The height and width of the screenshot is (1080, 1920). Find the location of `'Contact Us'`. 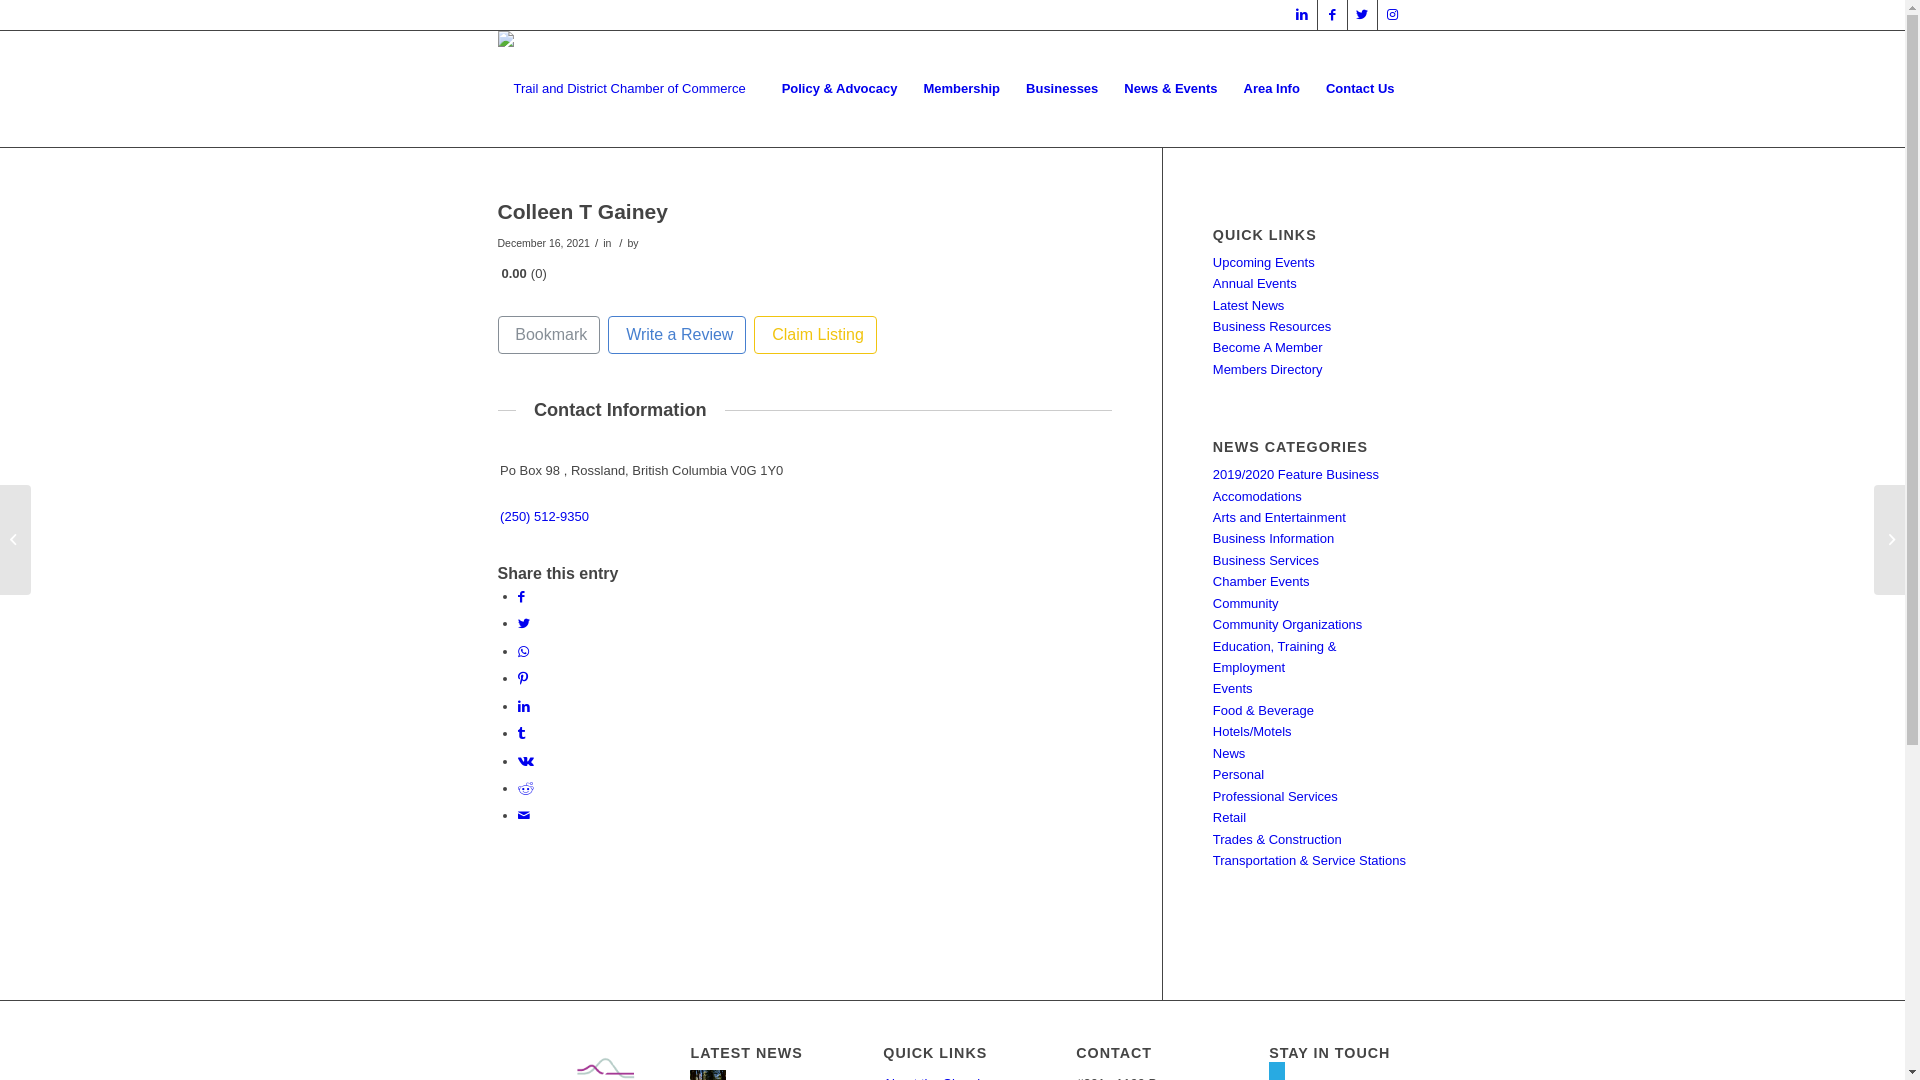

'Contact Us' is located at coordinates (1360, 87).